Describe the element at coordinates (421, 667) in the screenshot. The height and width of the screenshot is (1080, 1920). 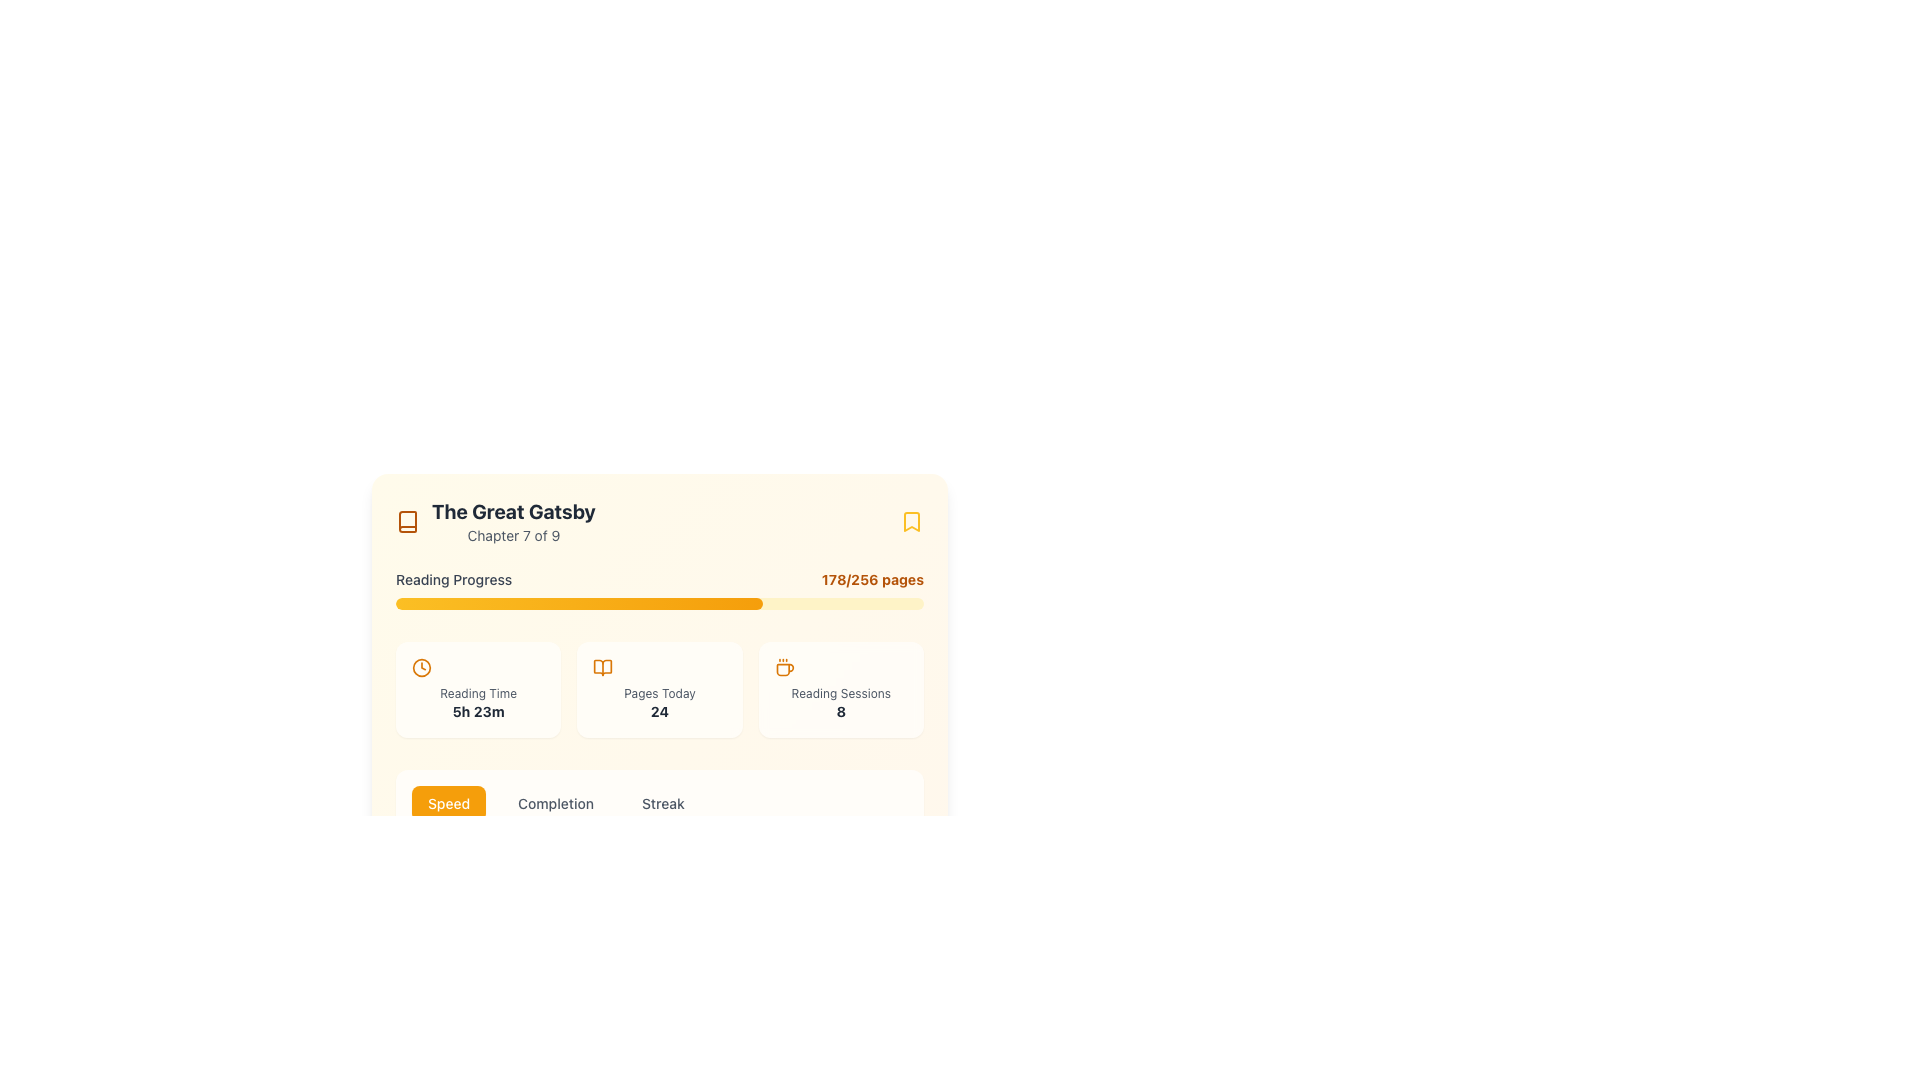
I see `the SVG Circle that represents the outer boundary of the clock icon within the 'Reading Time' card` at that location.